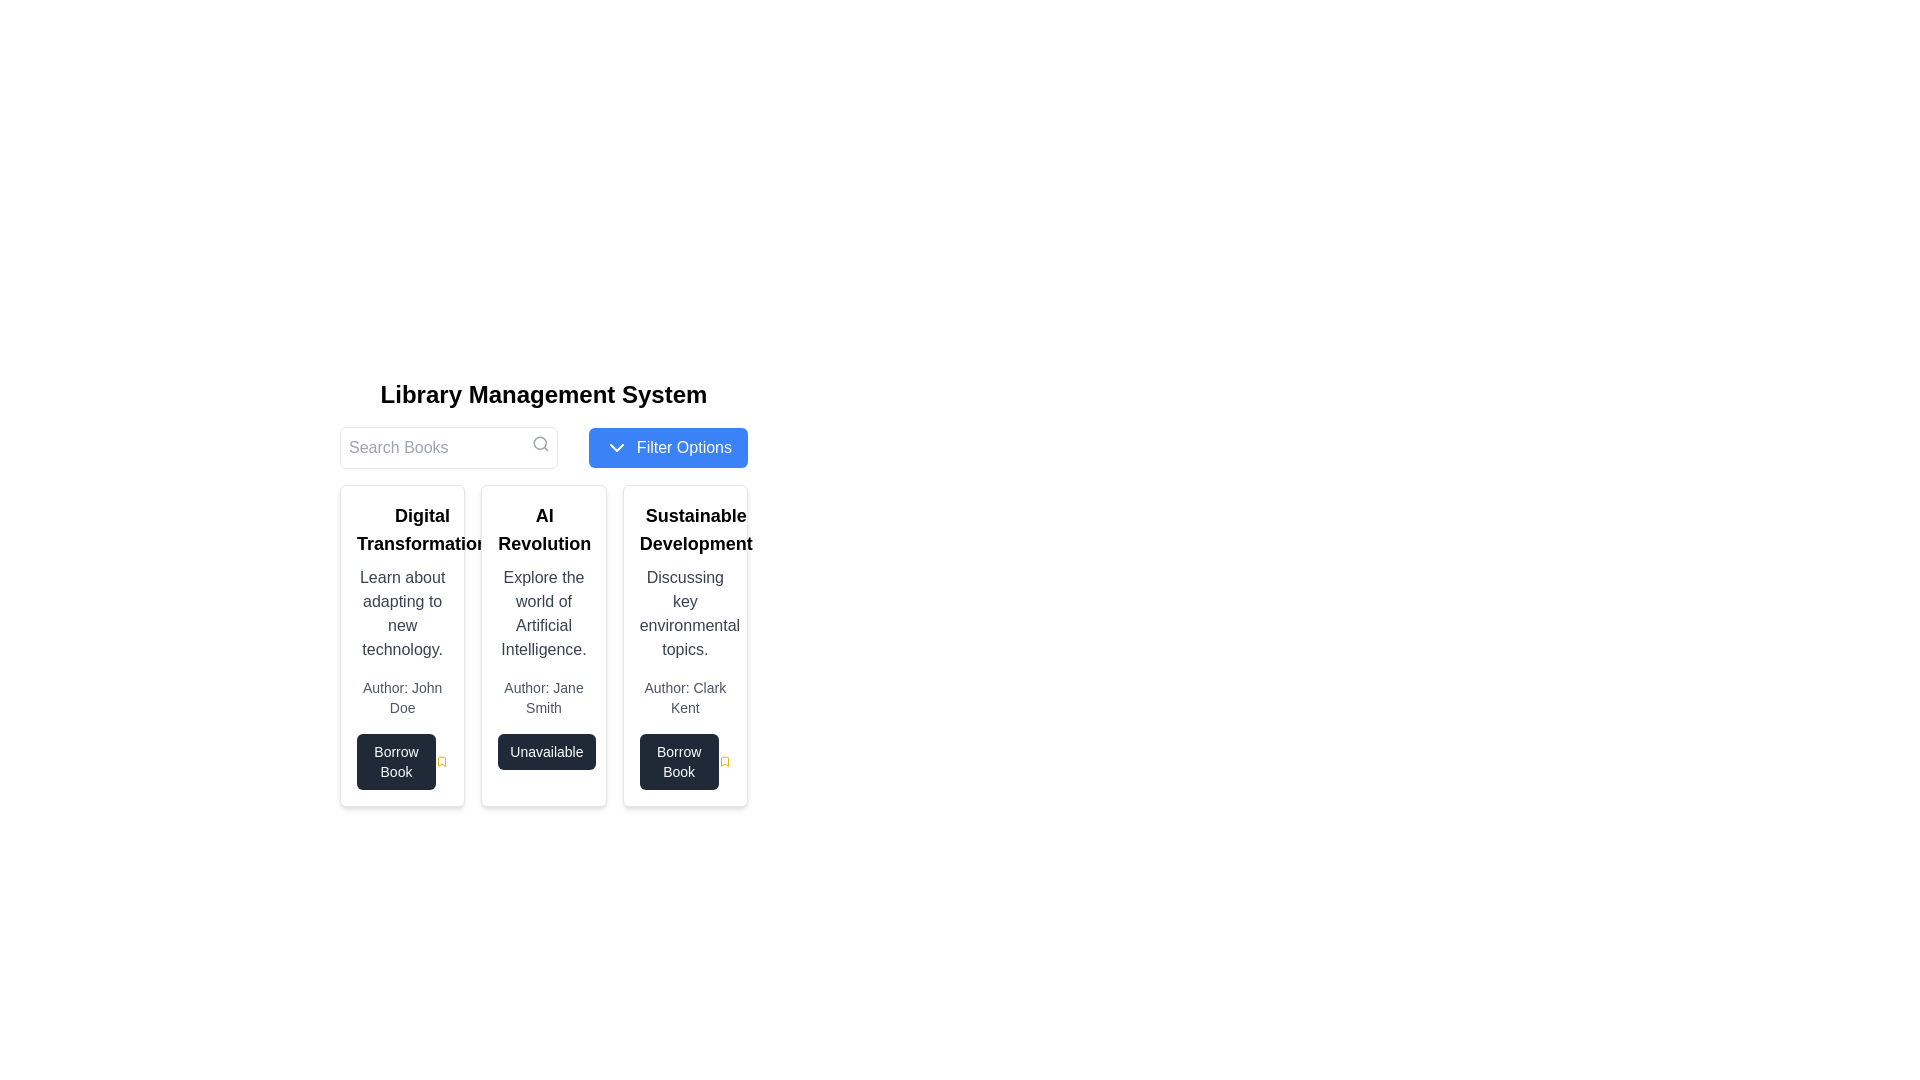 This screenshot has height=1080, width=1920. Describe the element at coordinates (543, 528) in the screenshot. I see `text content of the title located at the top of the card in the library management system interface` at that location.